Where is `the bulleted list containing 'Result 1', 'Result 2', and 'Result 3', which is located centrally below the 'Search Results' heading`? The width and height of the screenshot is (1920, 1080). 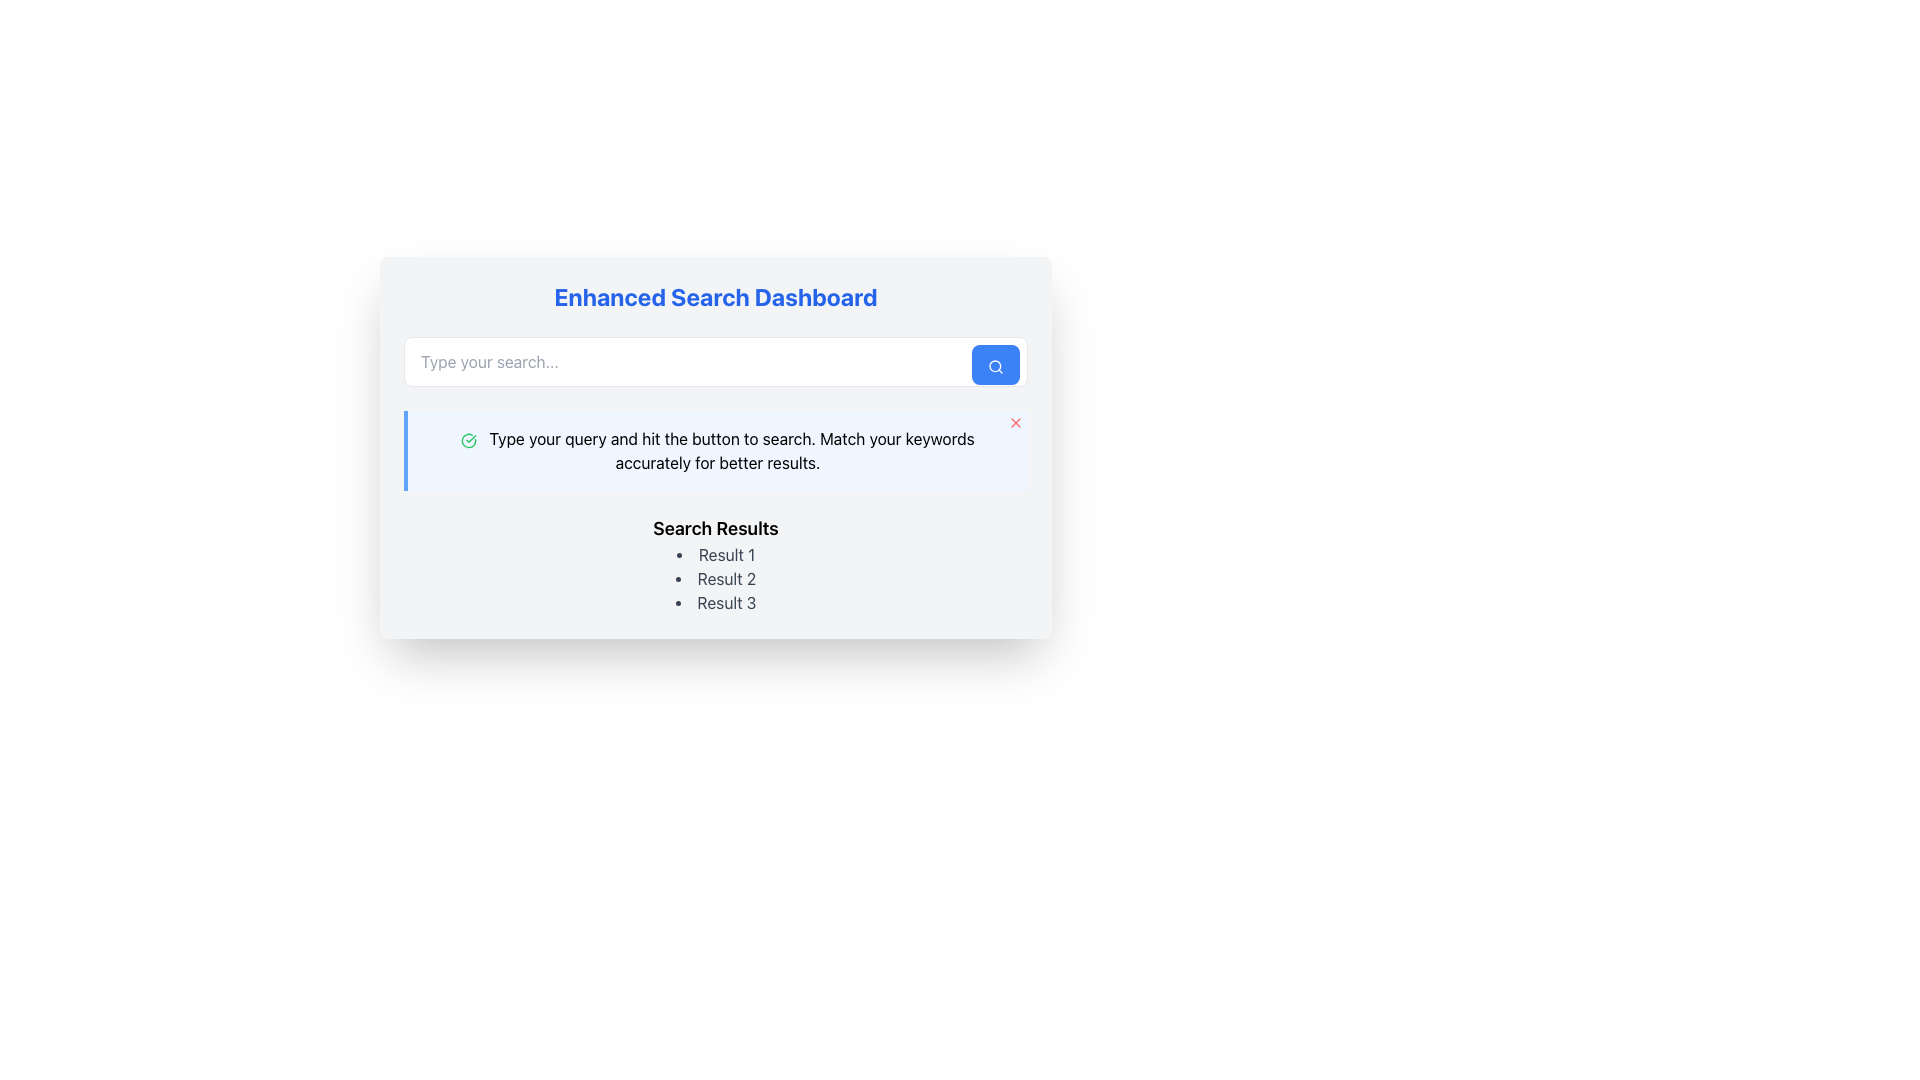
the bulleted list containing 'Result 1', 'Result 2', and 'Result 3', which is located centrally below the 'Search Results' heading is located at coordinates (715, 578).